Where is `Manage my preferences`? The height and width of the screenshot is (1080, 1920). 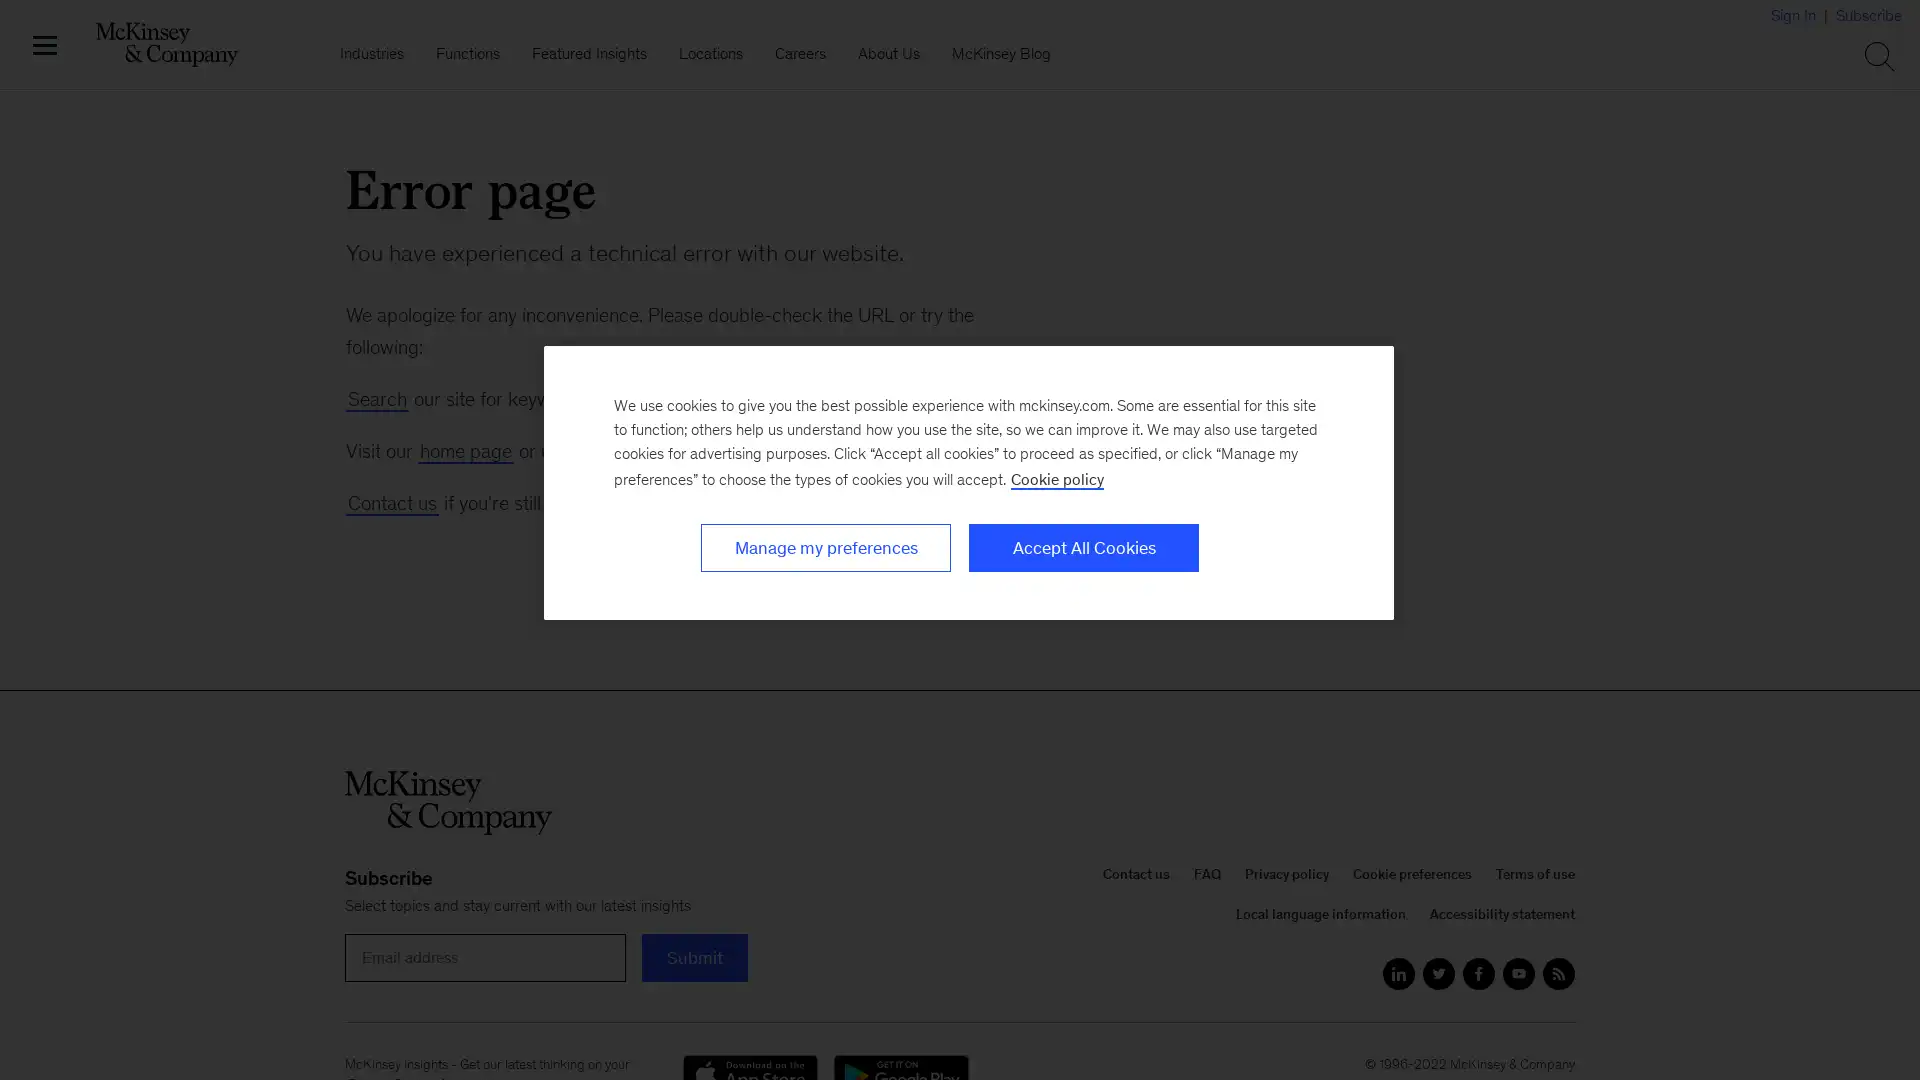 Manage my preferences is located at coordinates (825, 547).